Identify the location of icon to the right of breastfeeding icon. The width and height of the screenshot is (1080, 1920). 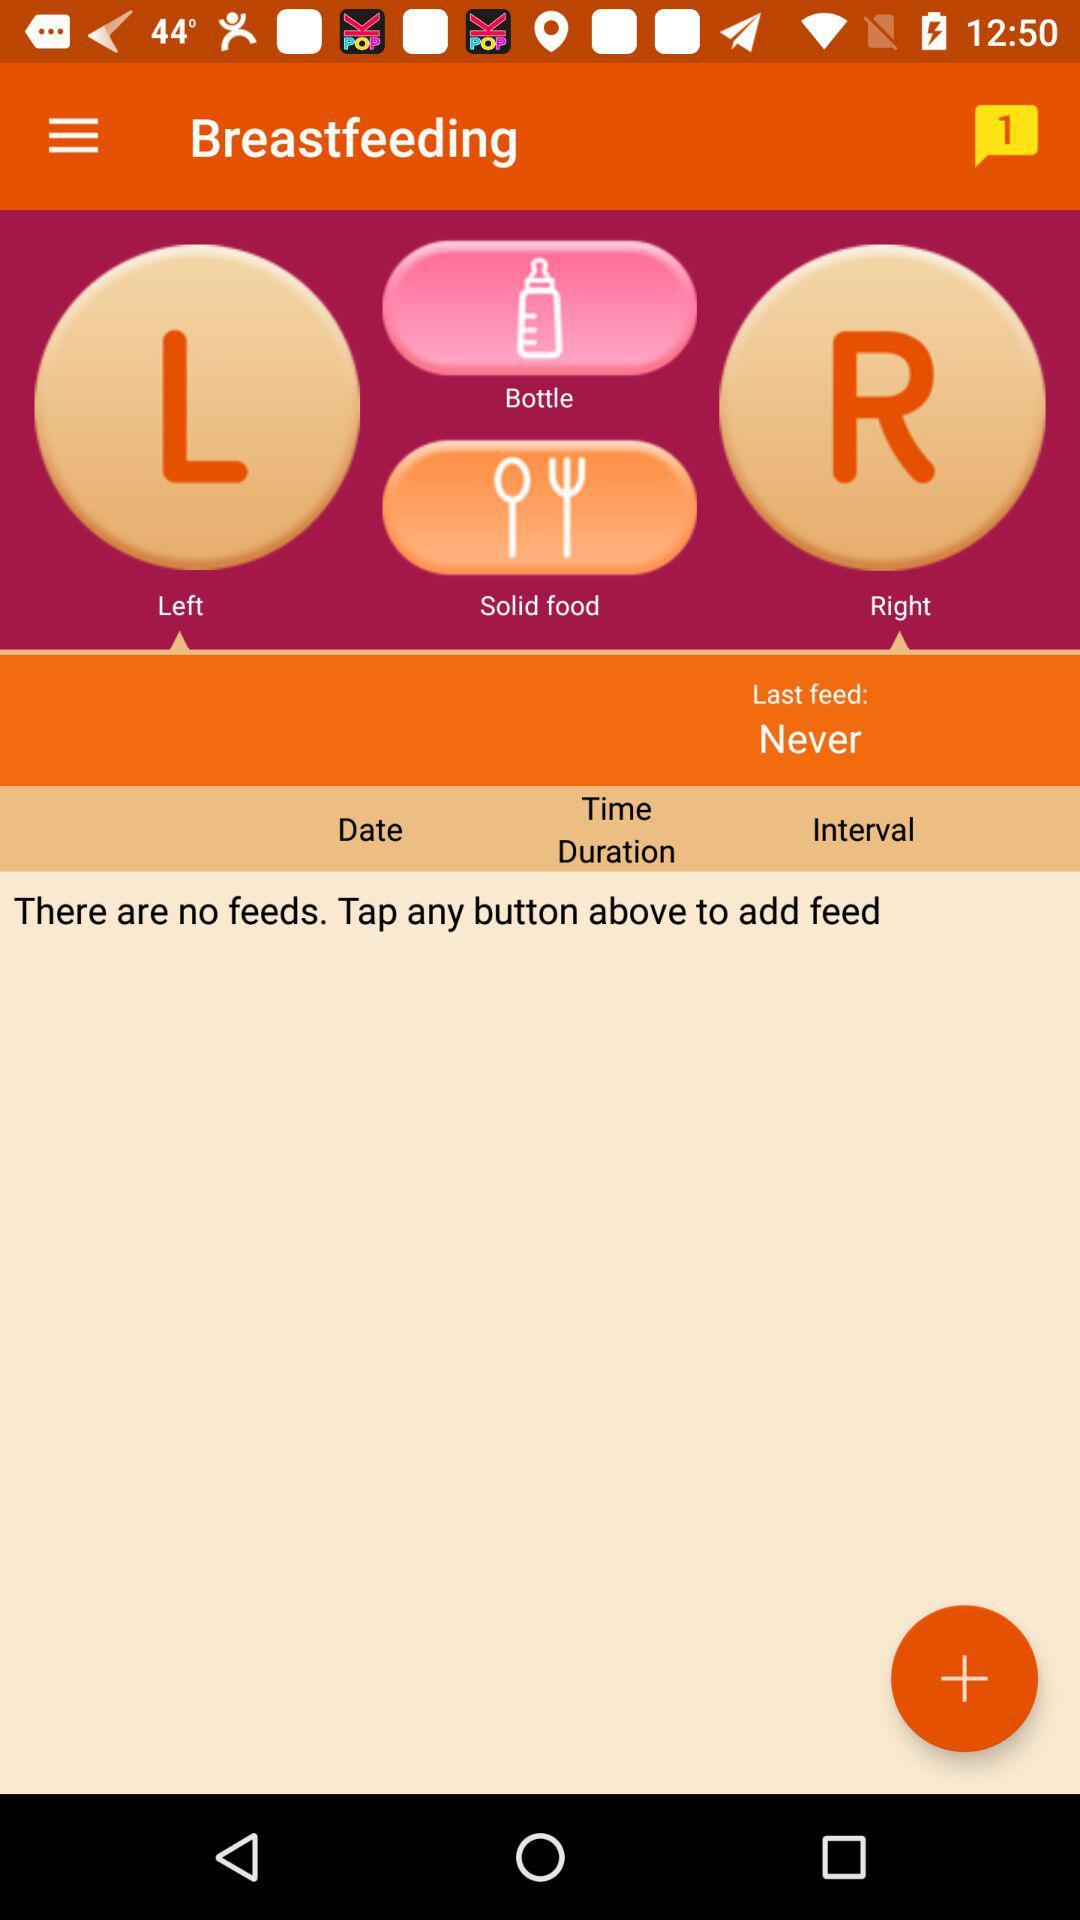
(1006, 135).